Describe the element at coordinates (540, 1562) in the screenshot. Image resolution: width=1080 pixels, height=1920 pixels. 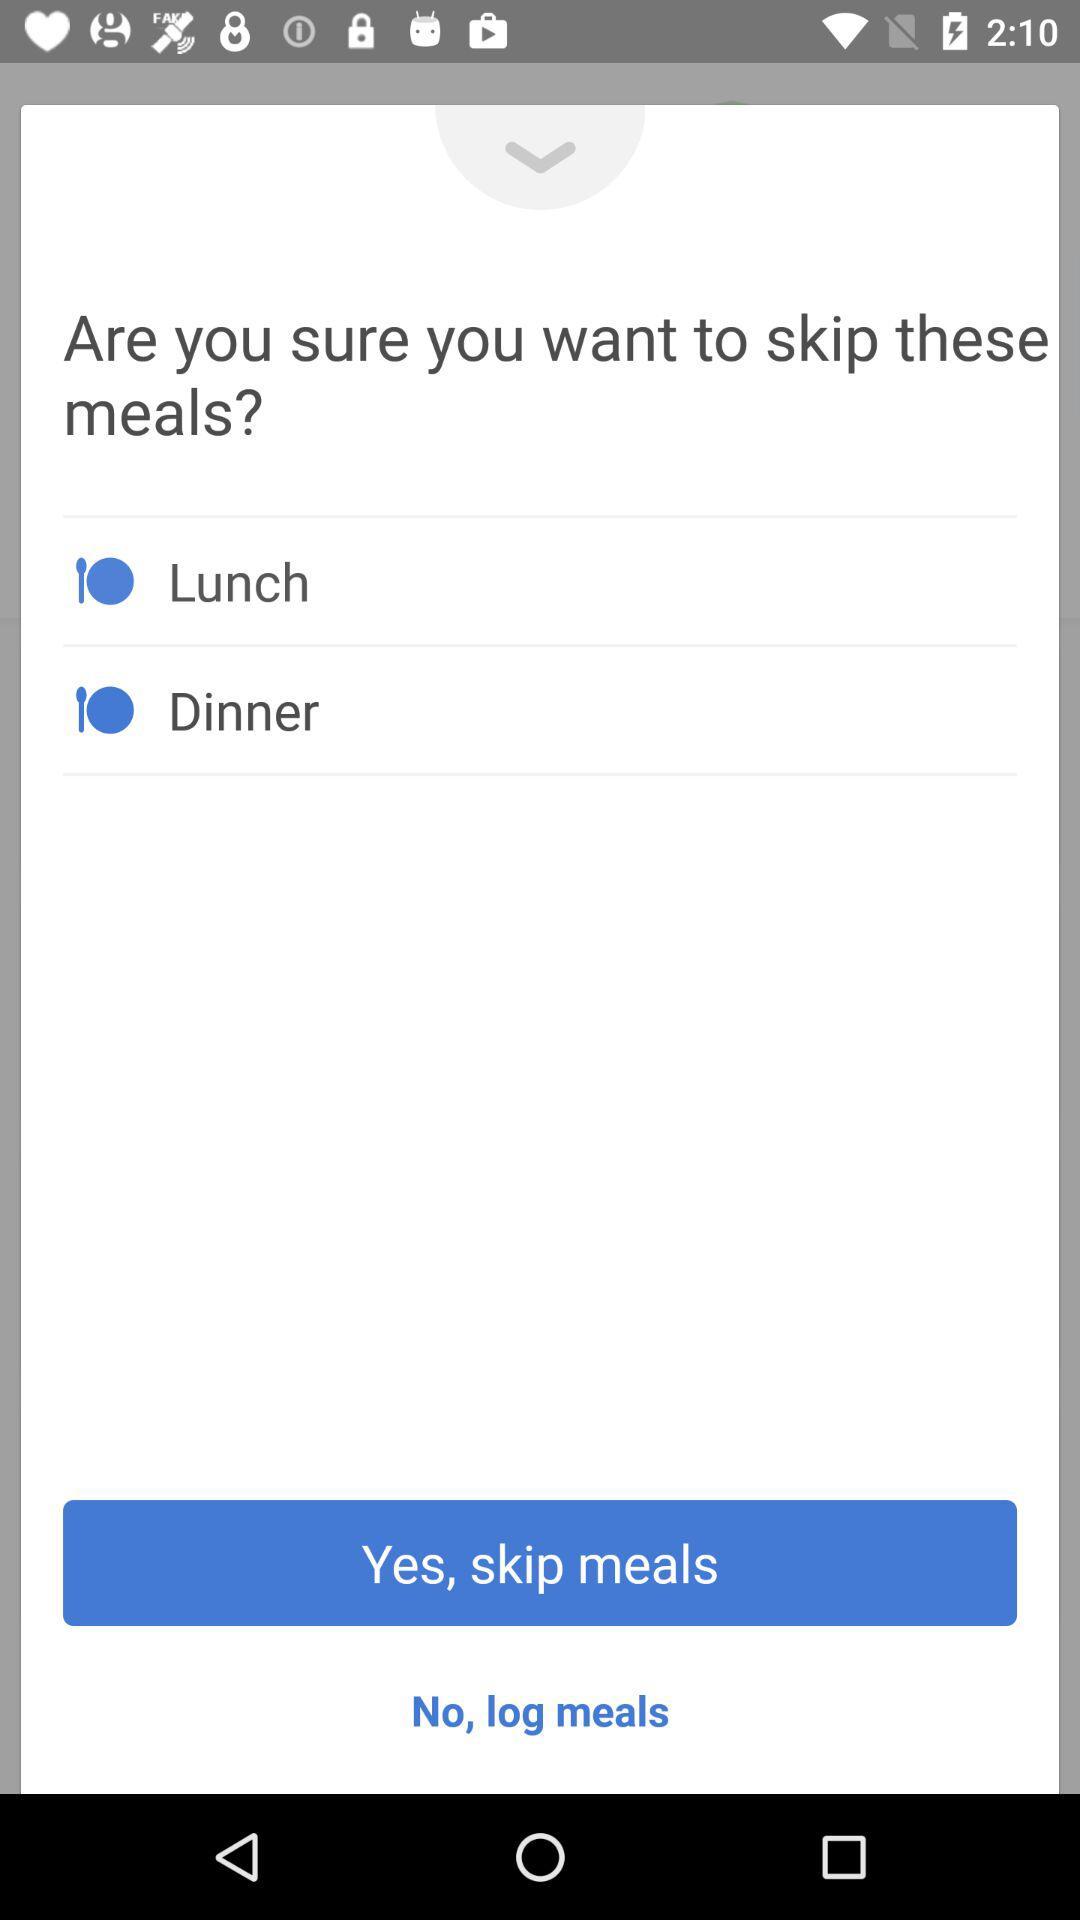
I see `yes, skip meals item` at that location.